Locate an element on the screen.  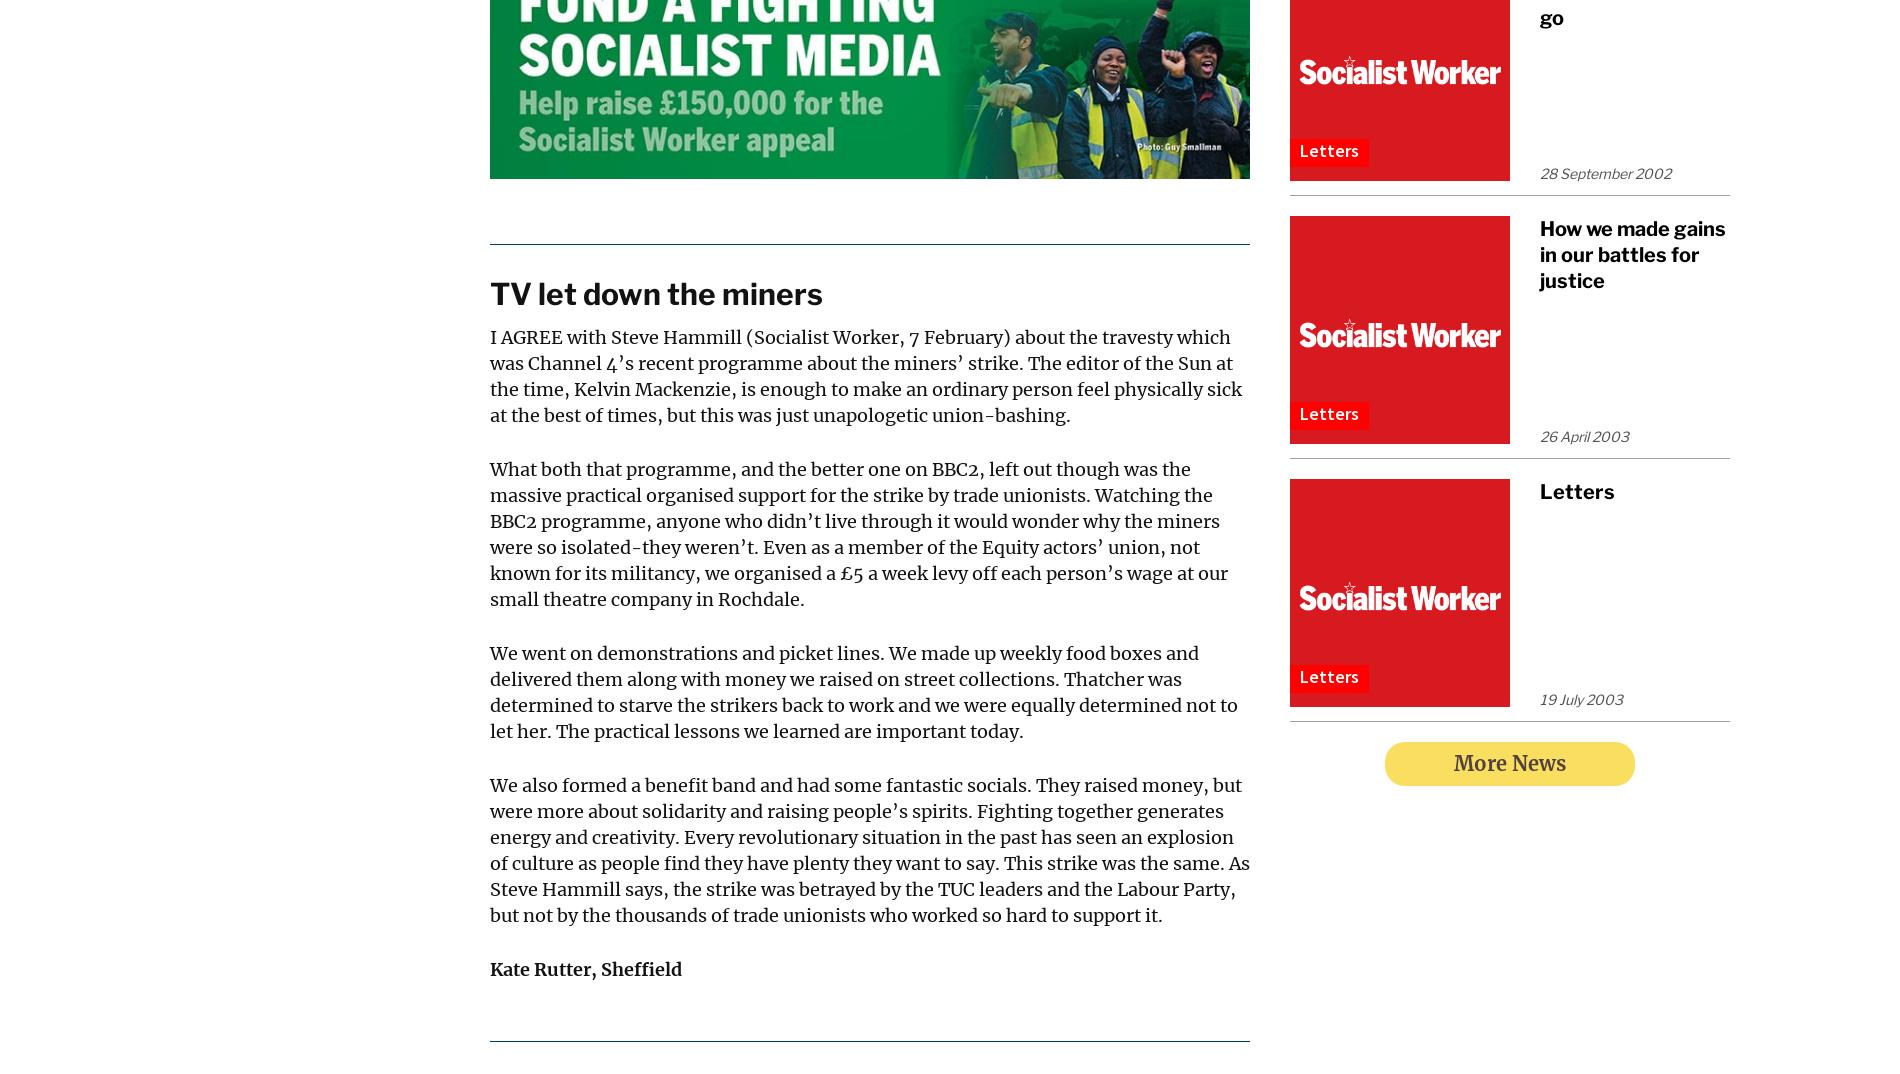
'What both that programme, and the better one on BBC2, left out though was the massive practical organised support for the strike by trade unionists. Watching the BBC2 programme, anyone who didn’t live through it would wonder why the miners were so isolated-they weren’t. Even as a member of the Equity actors’ union, not known for its militancy, we organised a £5 a week levy off each person’s wage at our small theatre company in Rochdale.' is located at coordinates (857, 534).